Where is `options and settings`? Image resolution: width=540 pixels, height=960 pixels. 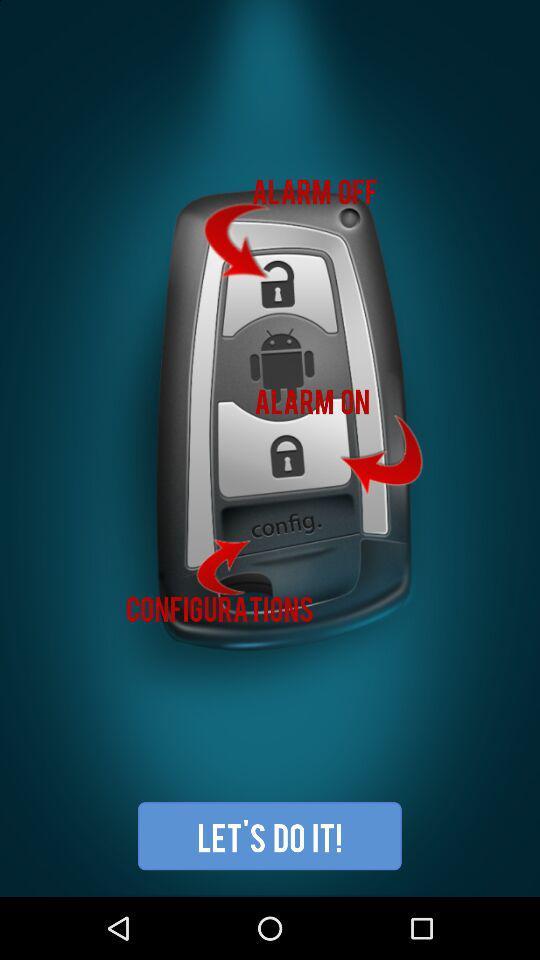 options and settings is located at coordinates (270, 448).